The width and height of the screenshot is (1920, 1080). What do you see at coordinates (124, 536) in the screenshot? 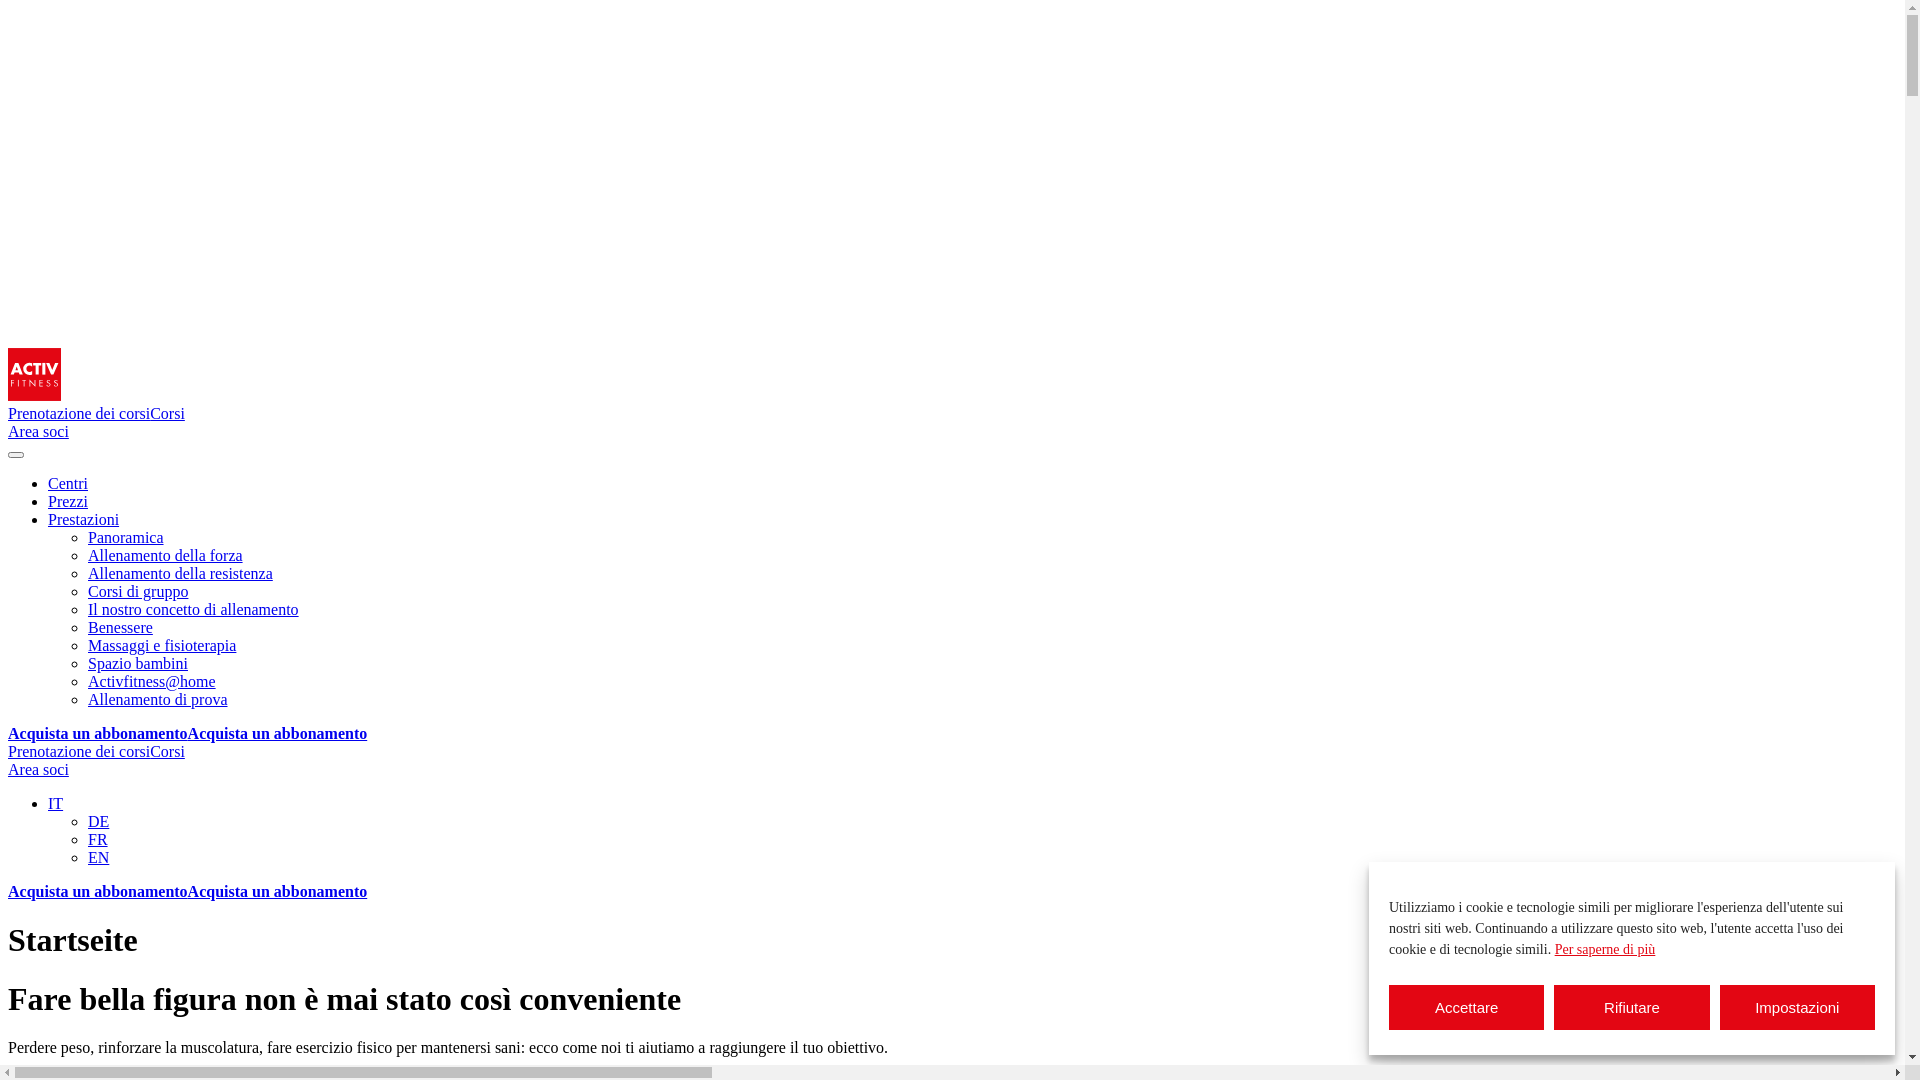
I see `'Panoramica'` at bounding box center [124, 536].